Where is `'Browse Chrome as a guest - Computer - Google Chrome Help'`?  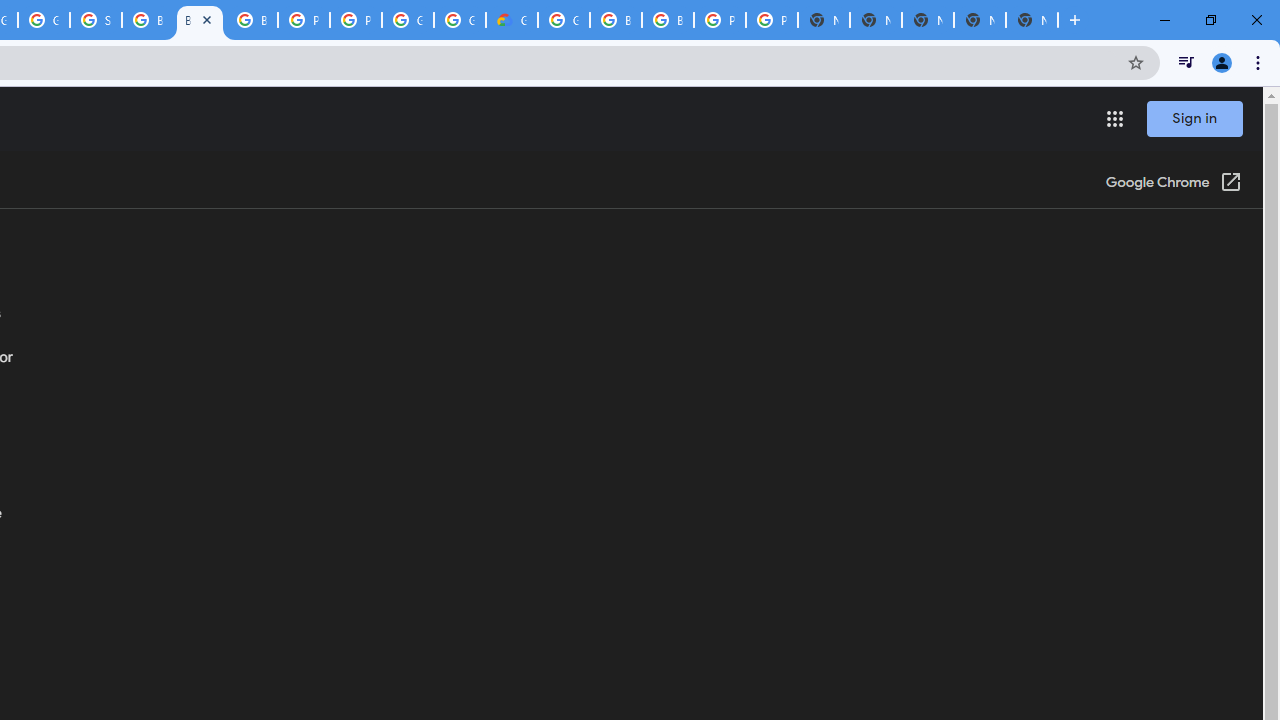
'Browse Chrome as a guest - Computer - Google Chrome Help' is located at coordinates (146, 20).